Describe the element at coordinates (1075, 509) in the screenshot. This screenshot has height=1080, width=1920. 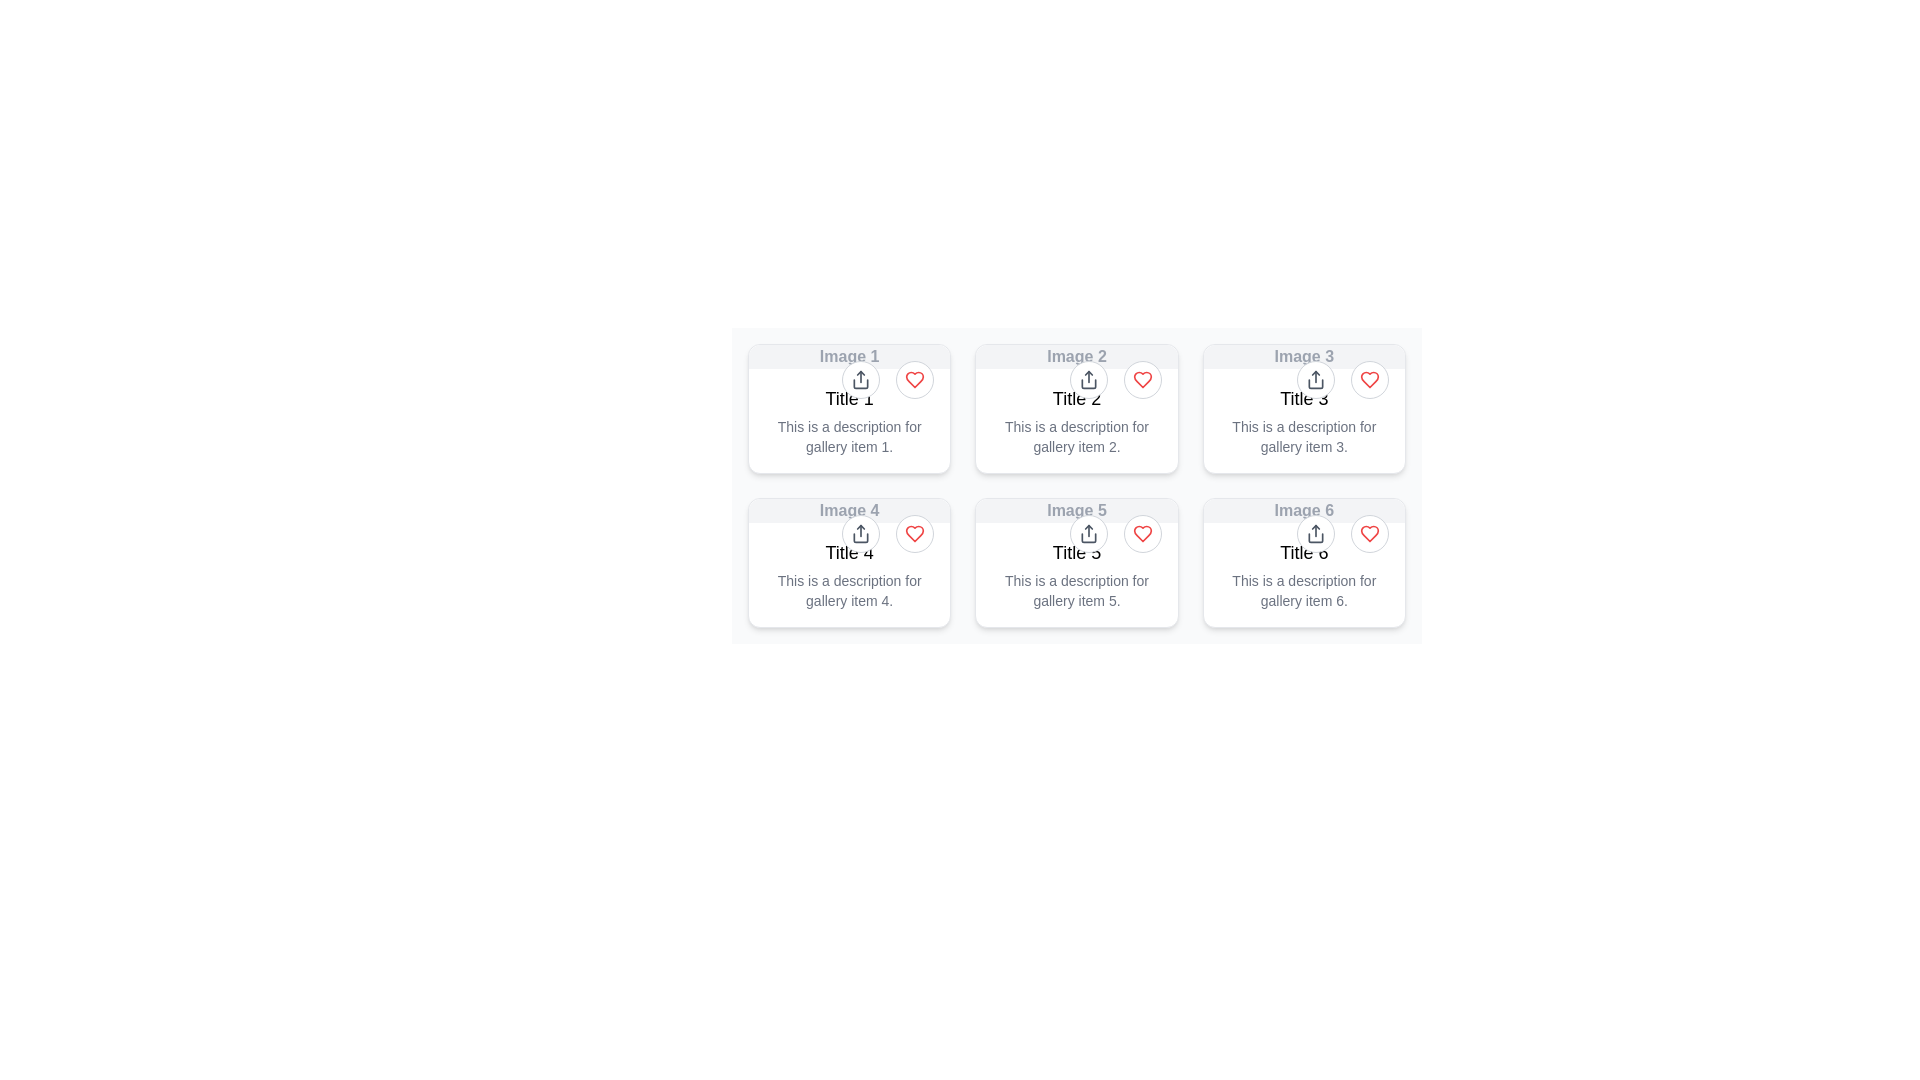
I see `the text label displaying 'Image 5', which is styled in gray and bold font, located at the top of its card in the second row, first column of a 3x2 grid layout` at that location.